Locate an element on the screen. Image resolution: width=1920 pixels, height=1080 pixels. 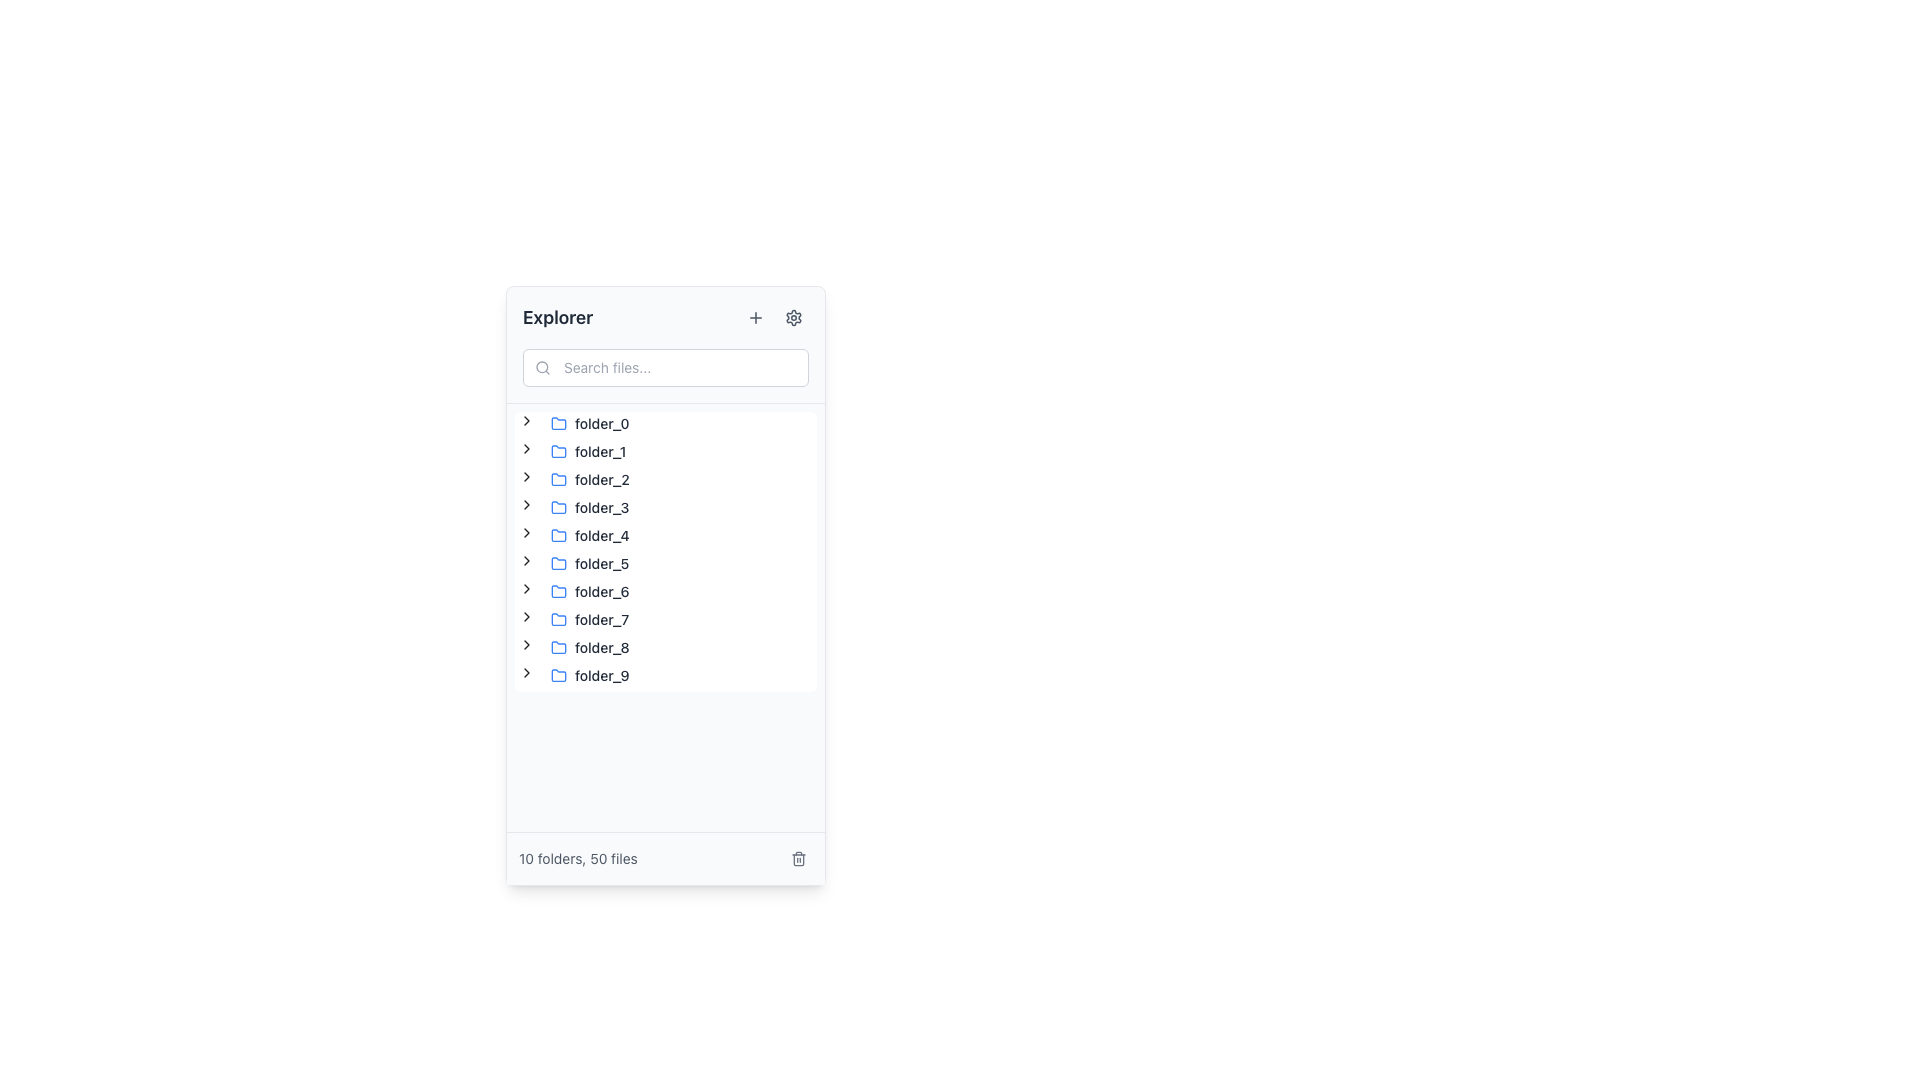
the collapsible icon is located at coordinates (527, 588).